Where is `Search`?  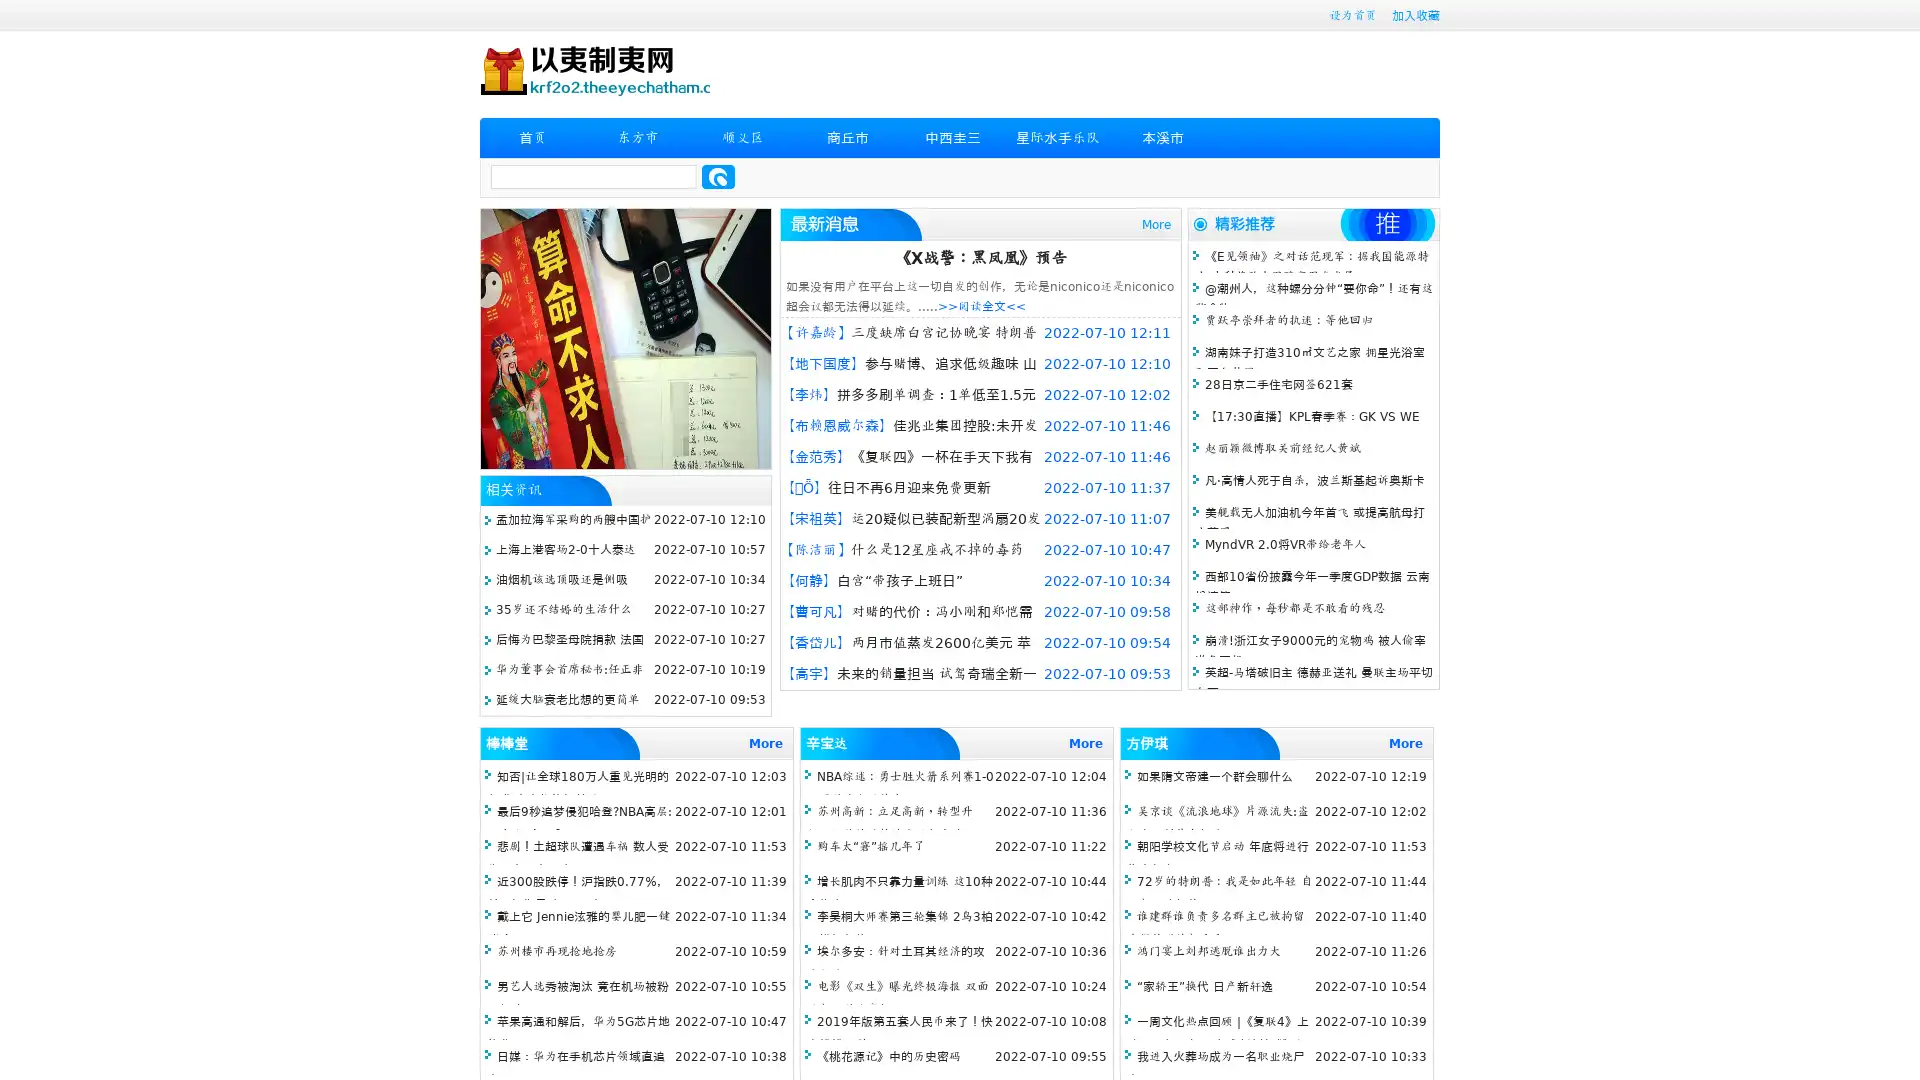 Search is located at coordinates (718, 176).